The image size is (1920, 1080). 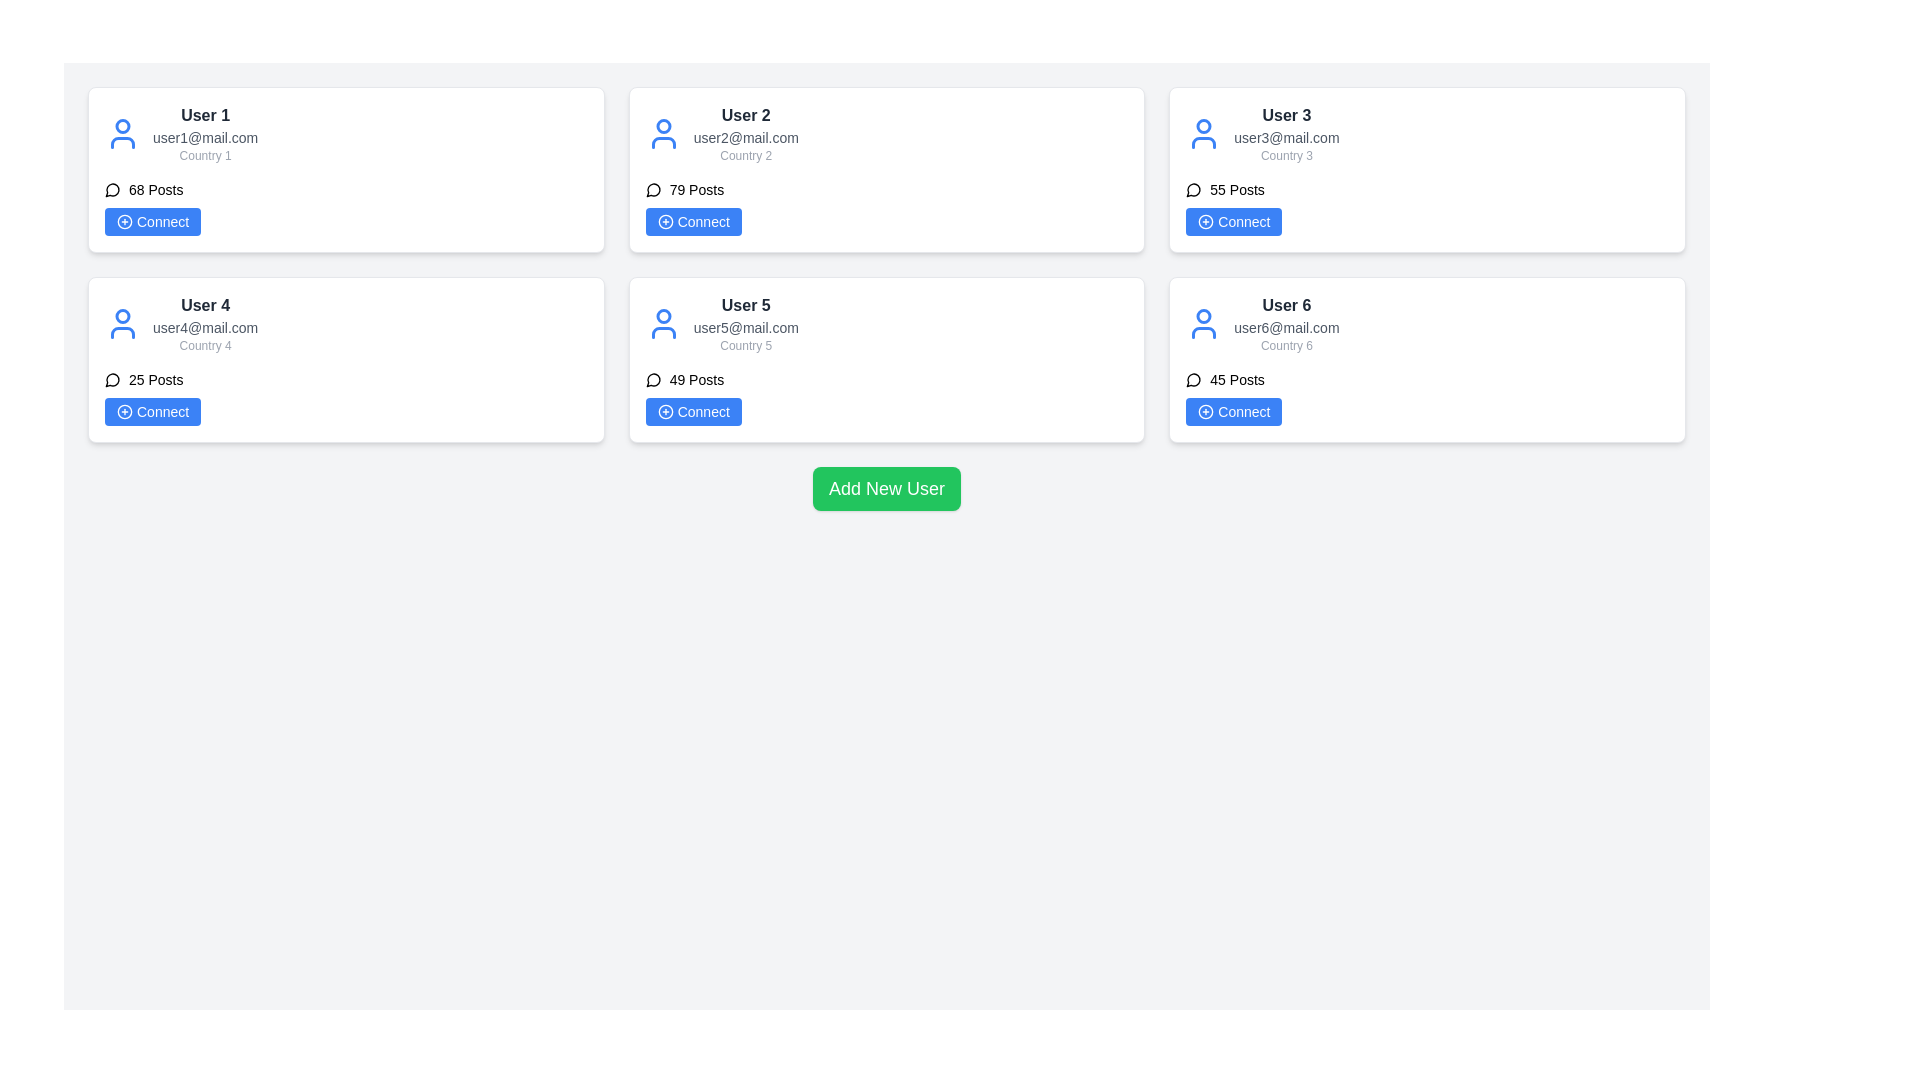 I want to click on the text display that contains 'Country 3', which is located below the email address 'user3@mail.com' in the user information card for 'User 3', so click(x=1286, y=154).